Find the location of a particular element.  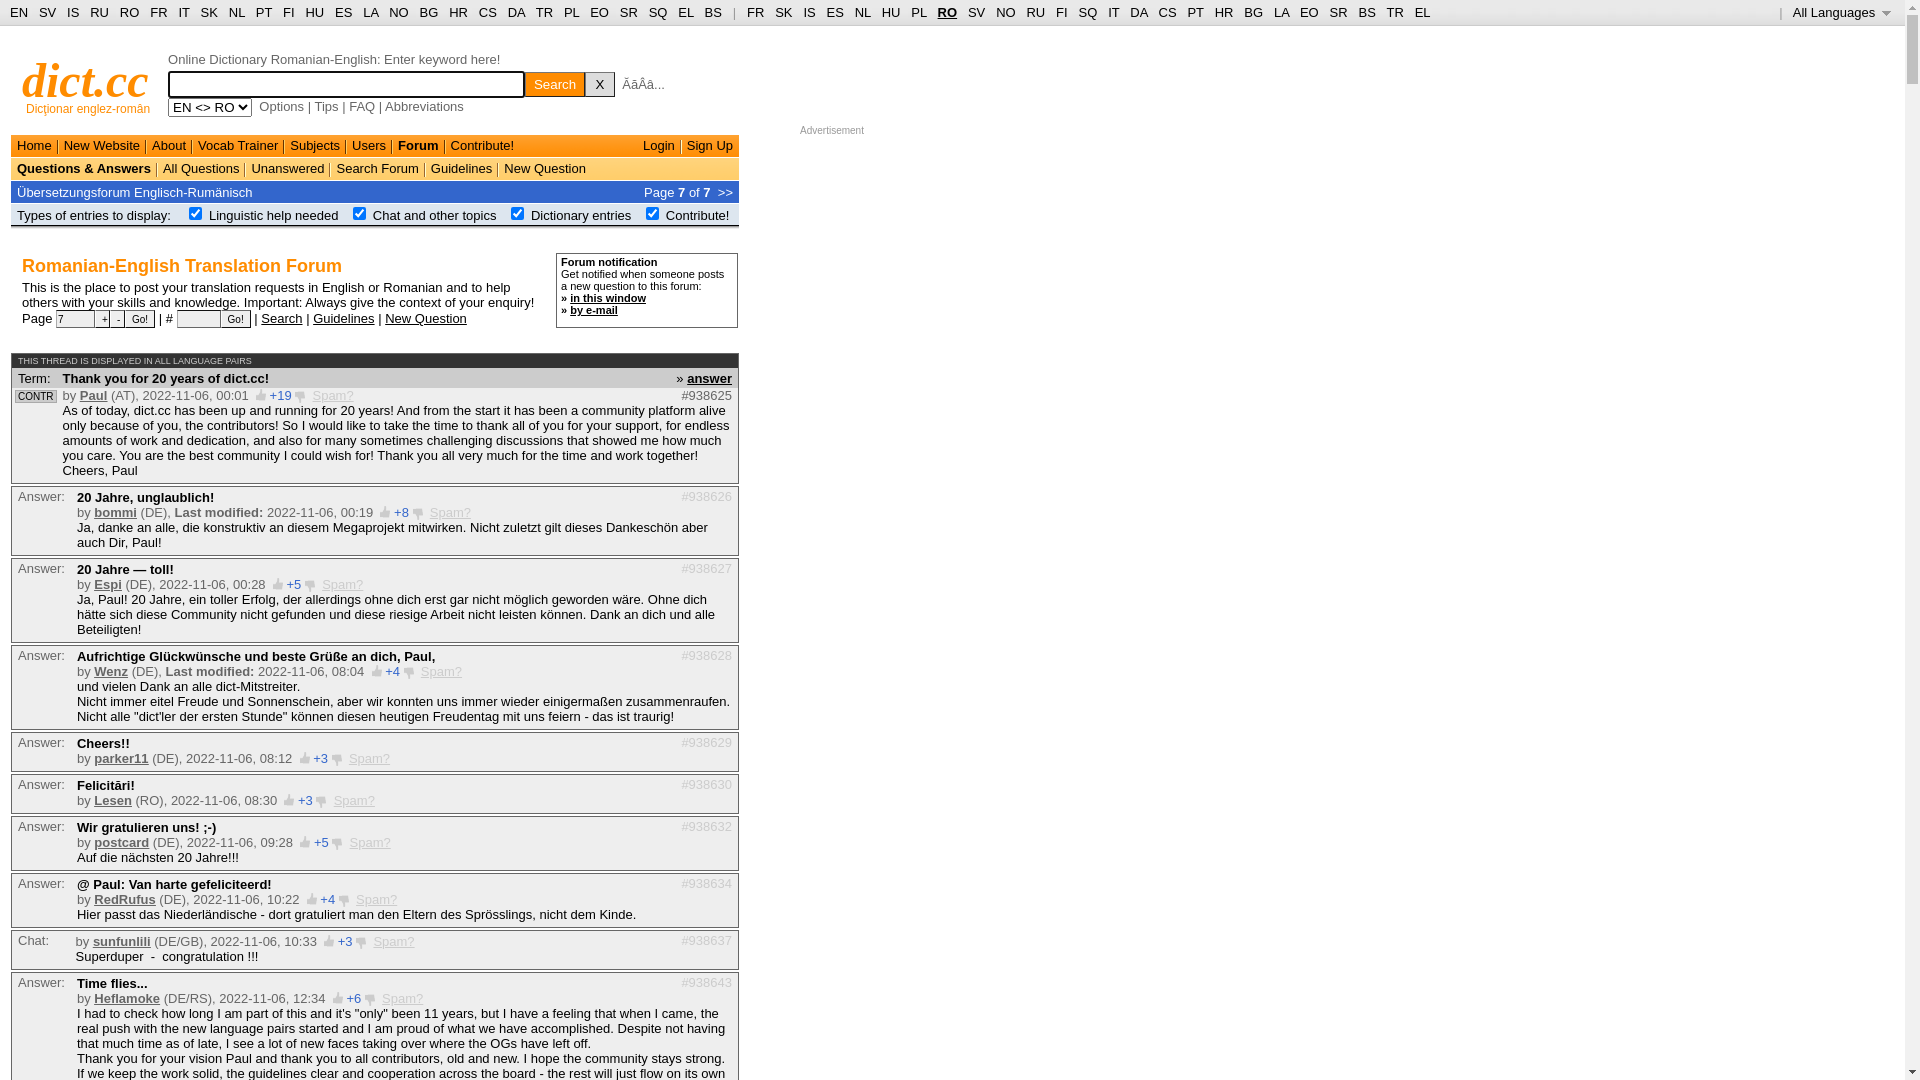

'Home' is located at coordinates (34, 144).